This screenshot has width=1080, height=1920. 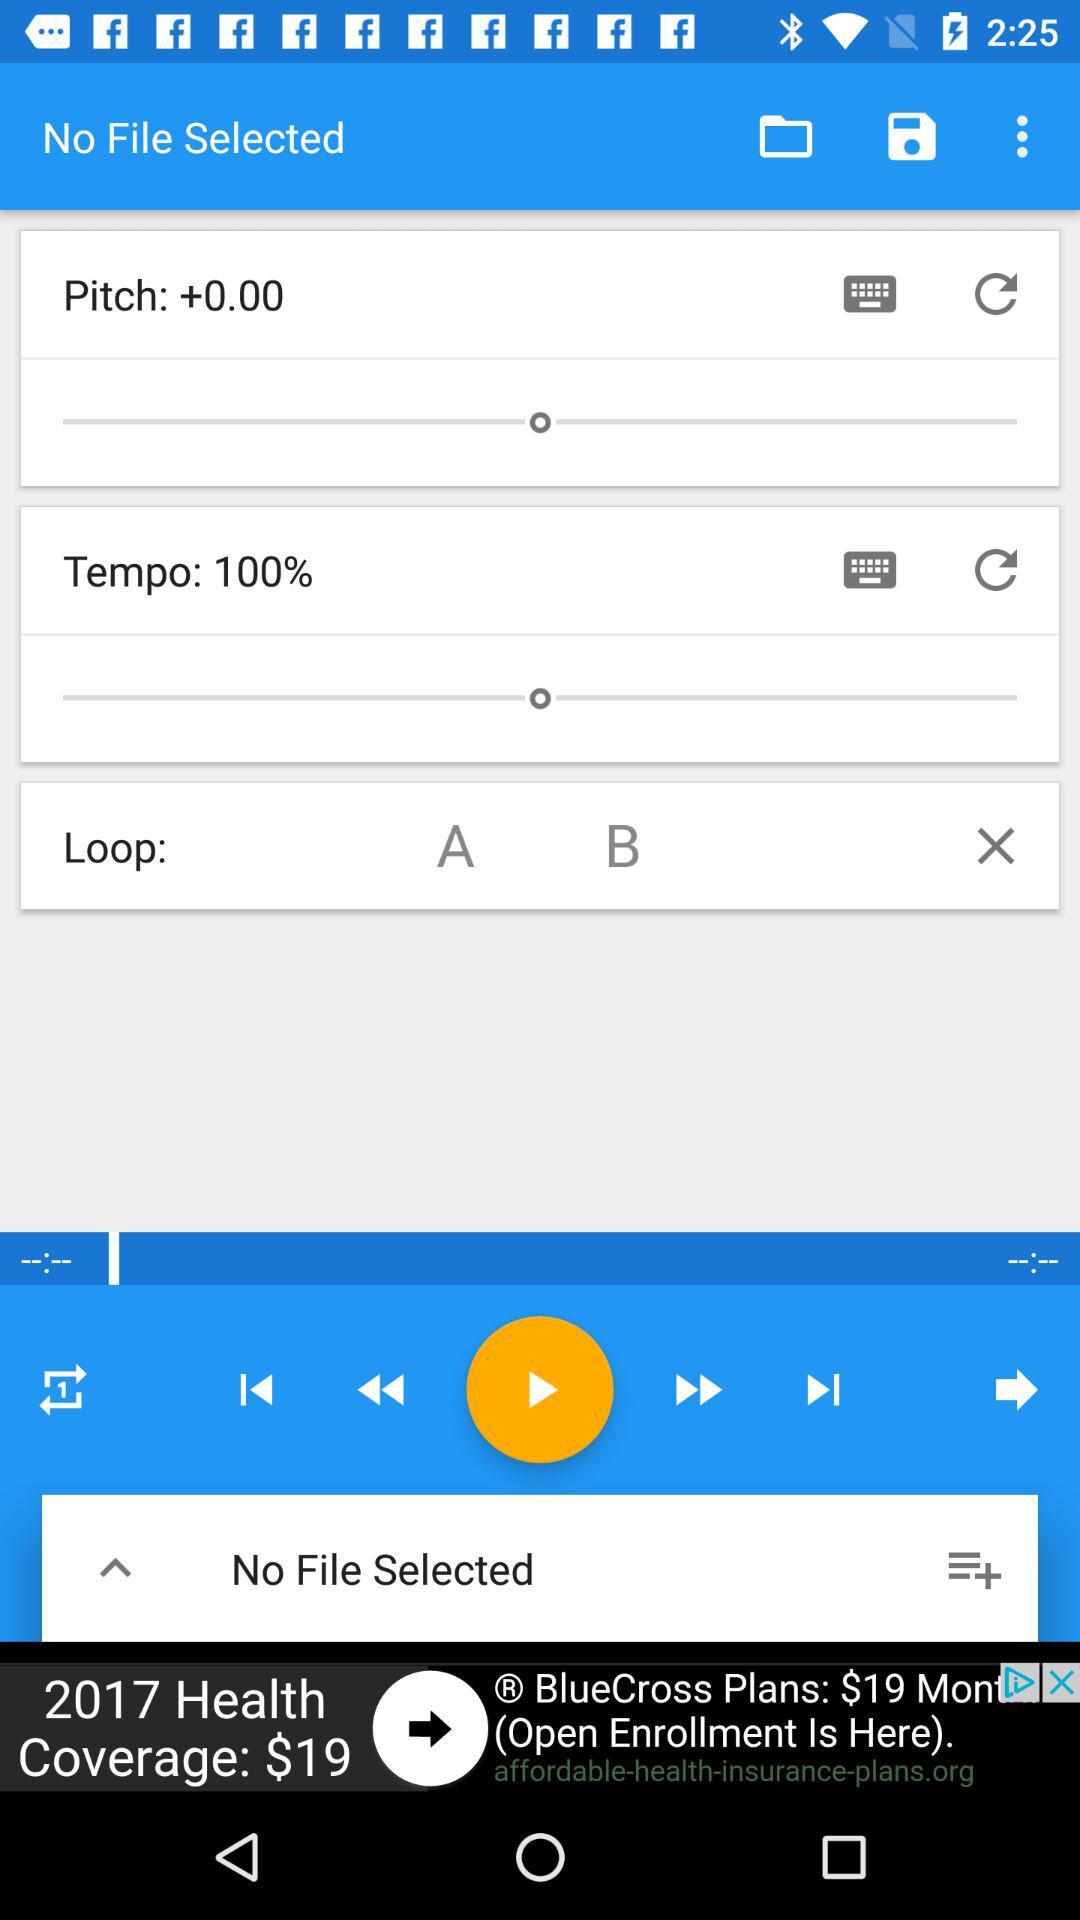 What do you see at coordinates (869, 292) in the screenshot?
I see `contact botton` at bounding box center [869, 292].